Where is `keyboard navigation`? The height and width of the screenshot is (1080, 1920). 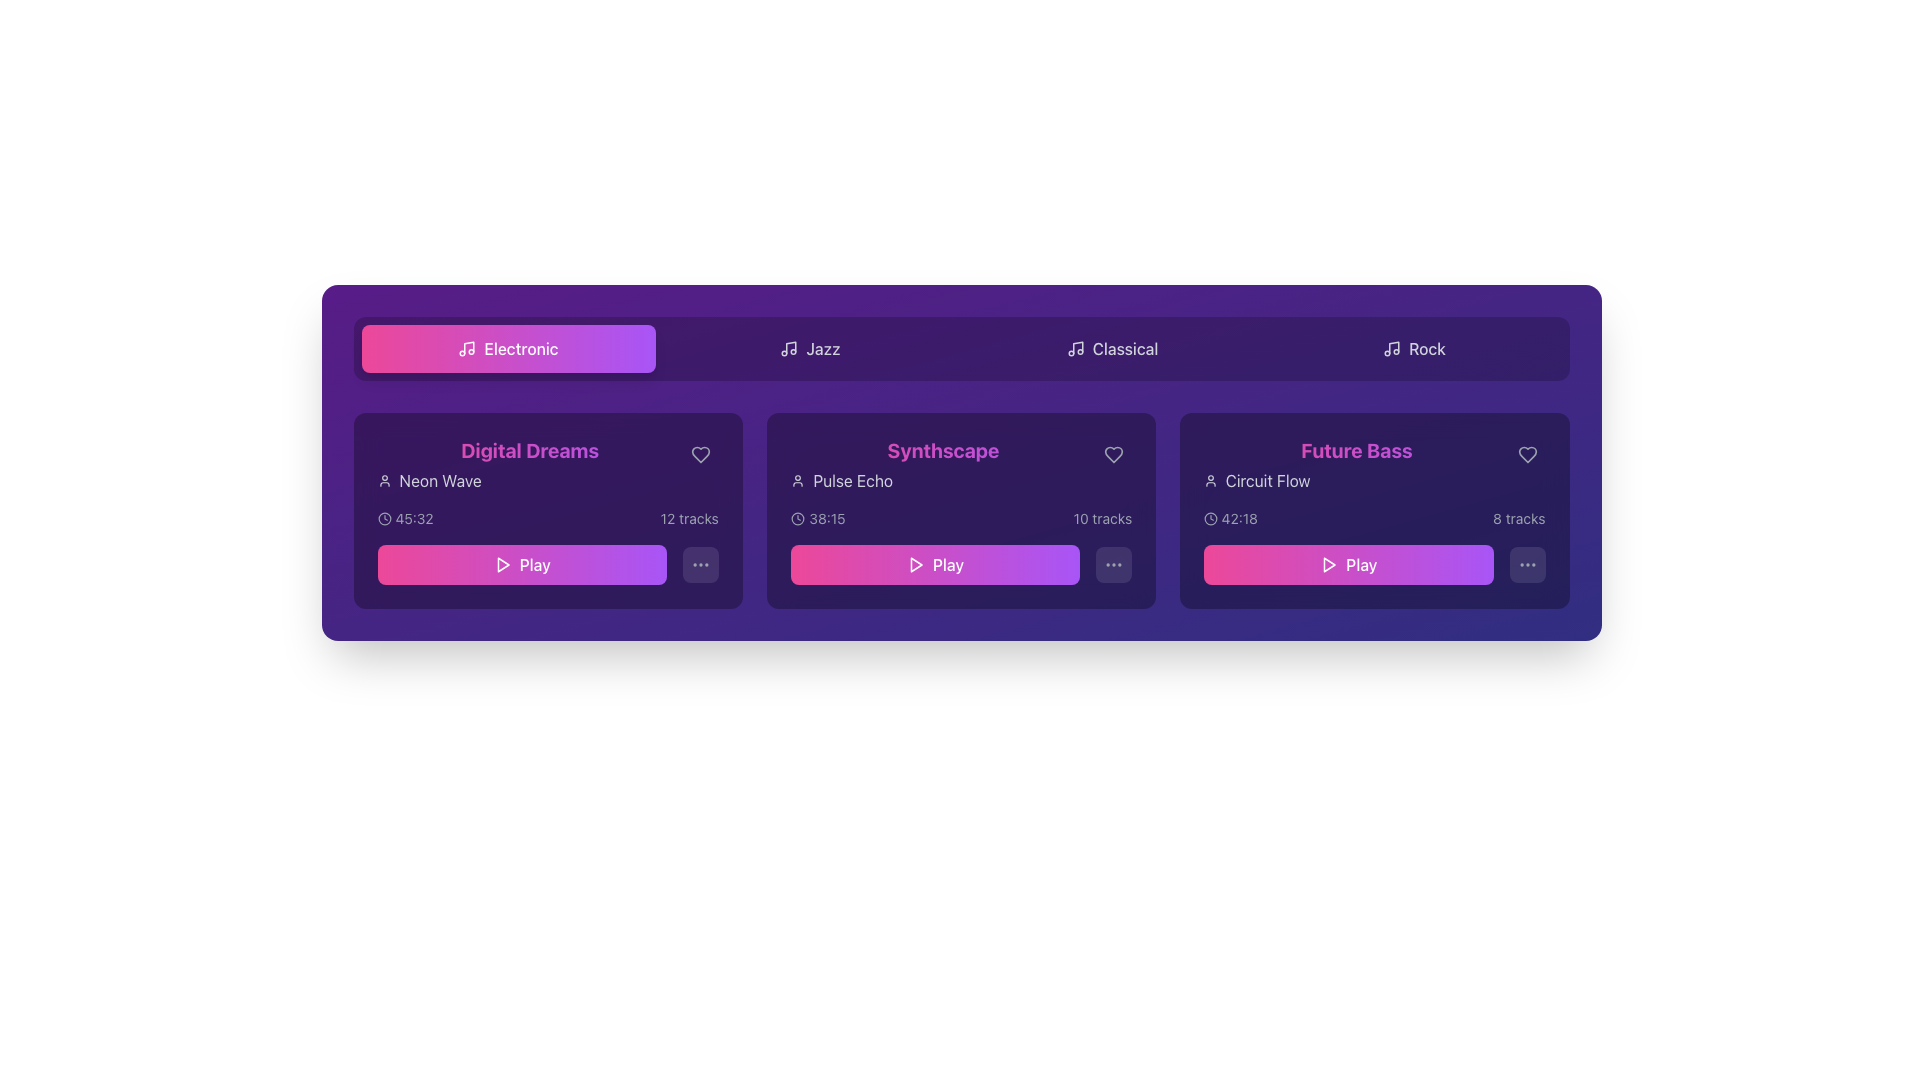 keyboard navigation is located at coordinates (508, 347).